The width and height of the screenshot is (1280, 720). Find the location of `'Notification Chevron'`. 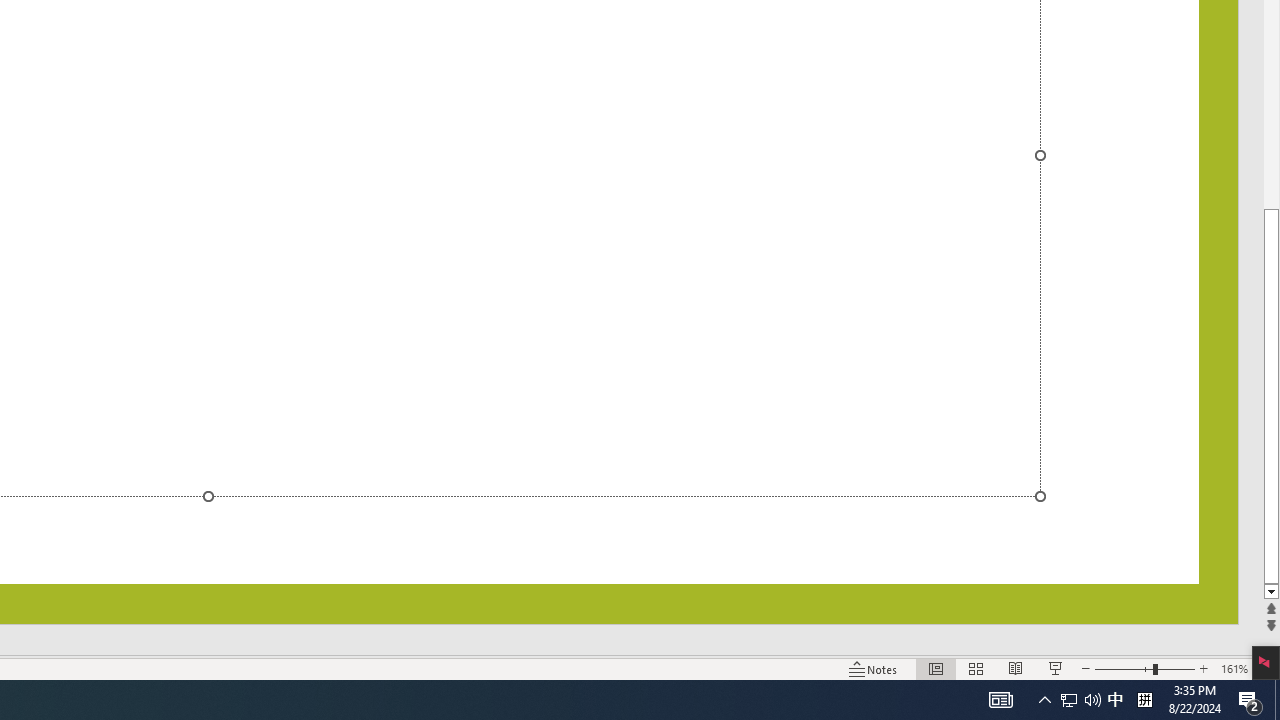

'Notification Chevron' is located at coordinates (1079, 698).